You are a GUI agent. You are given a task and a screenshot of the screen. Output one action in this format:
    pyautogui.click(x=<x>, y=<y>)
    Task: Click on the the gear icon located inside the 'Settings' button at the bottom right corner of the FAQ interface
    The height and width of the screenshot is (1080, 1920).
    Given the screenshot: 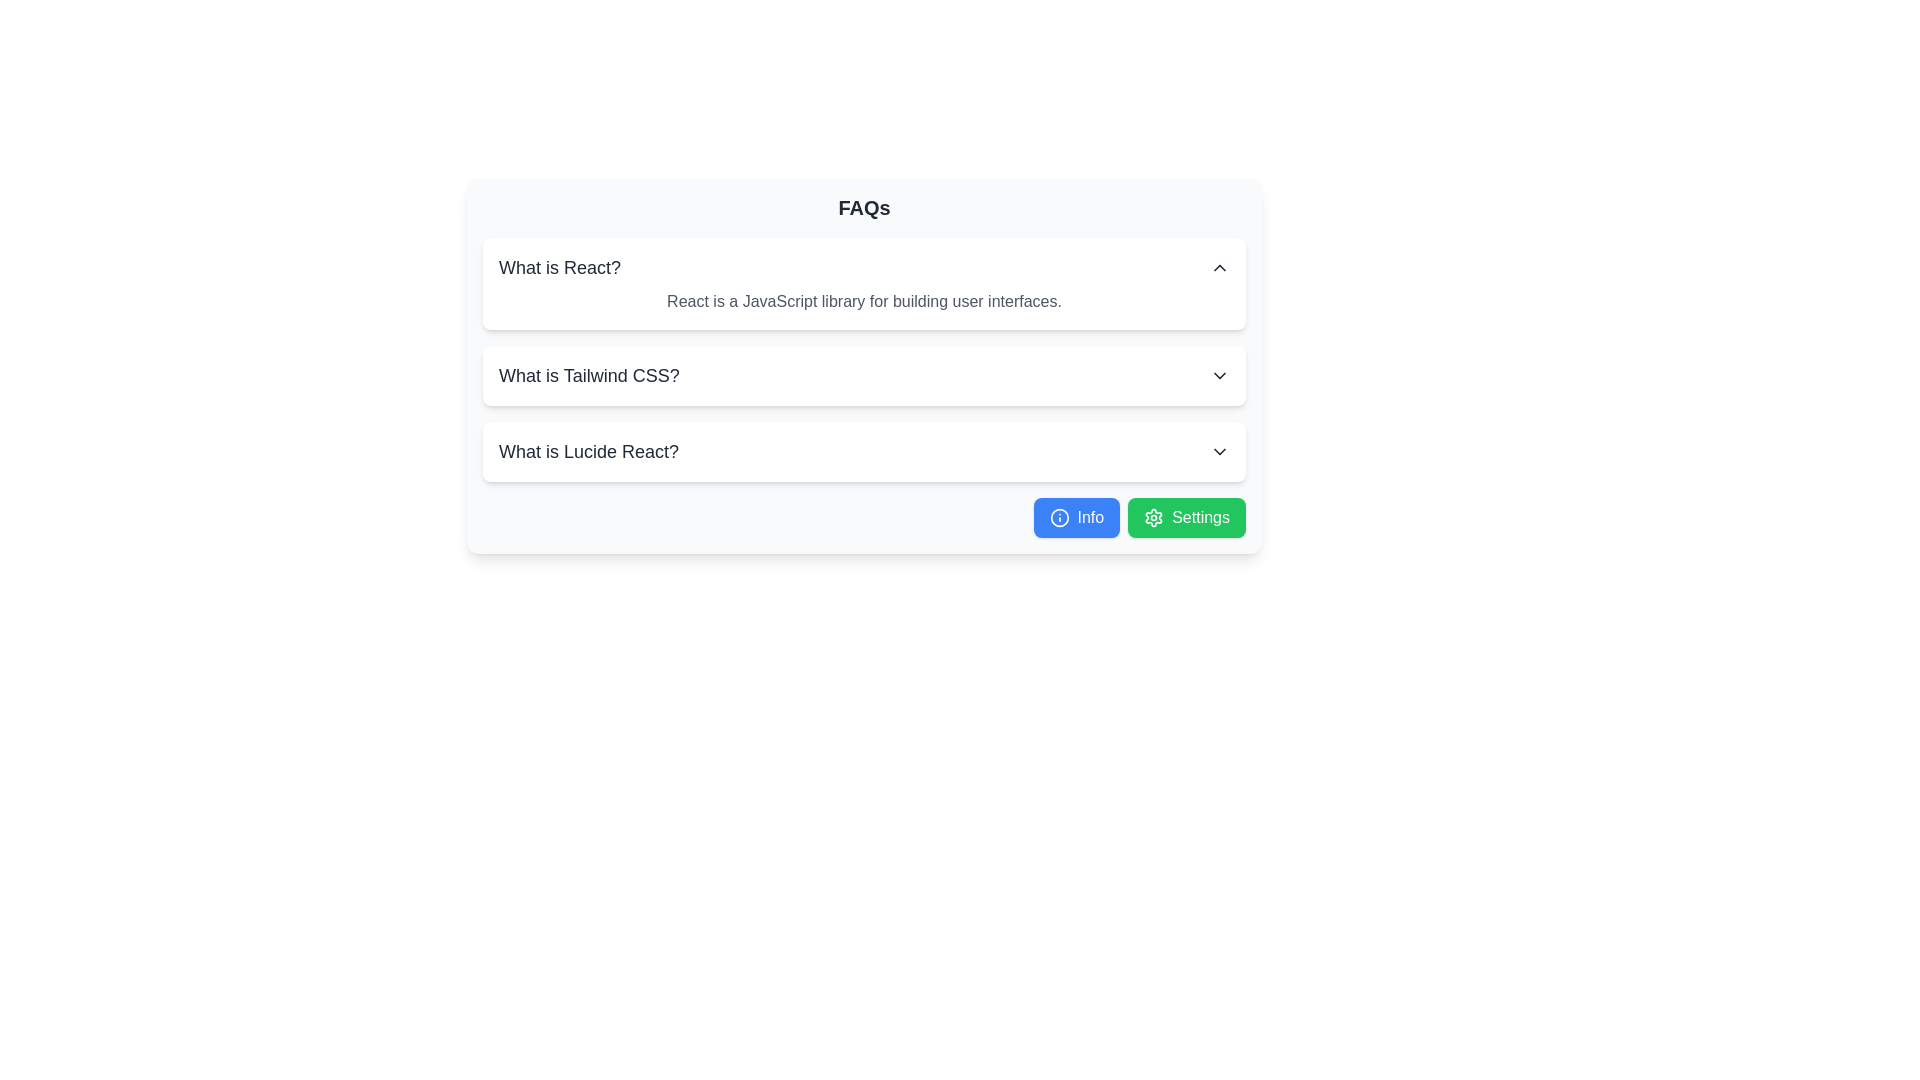 What is the action you would take?
    pyautogui.click(x=1154, y=516)
    